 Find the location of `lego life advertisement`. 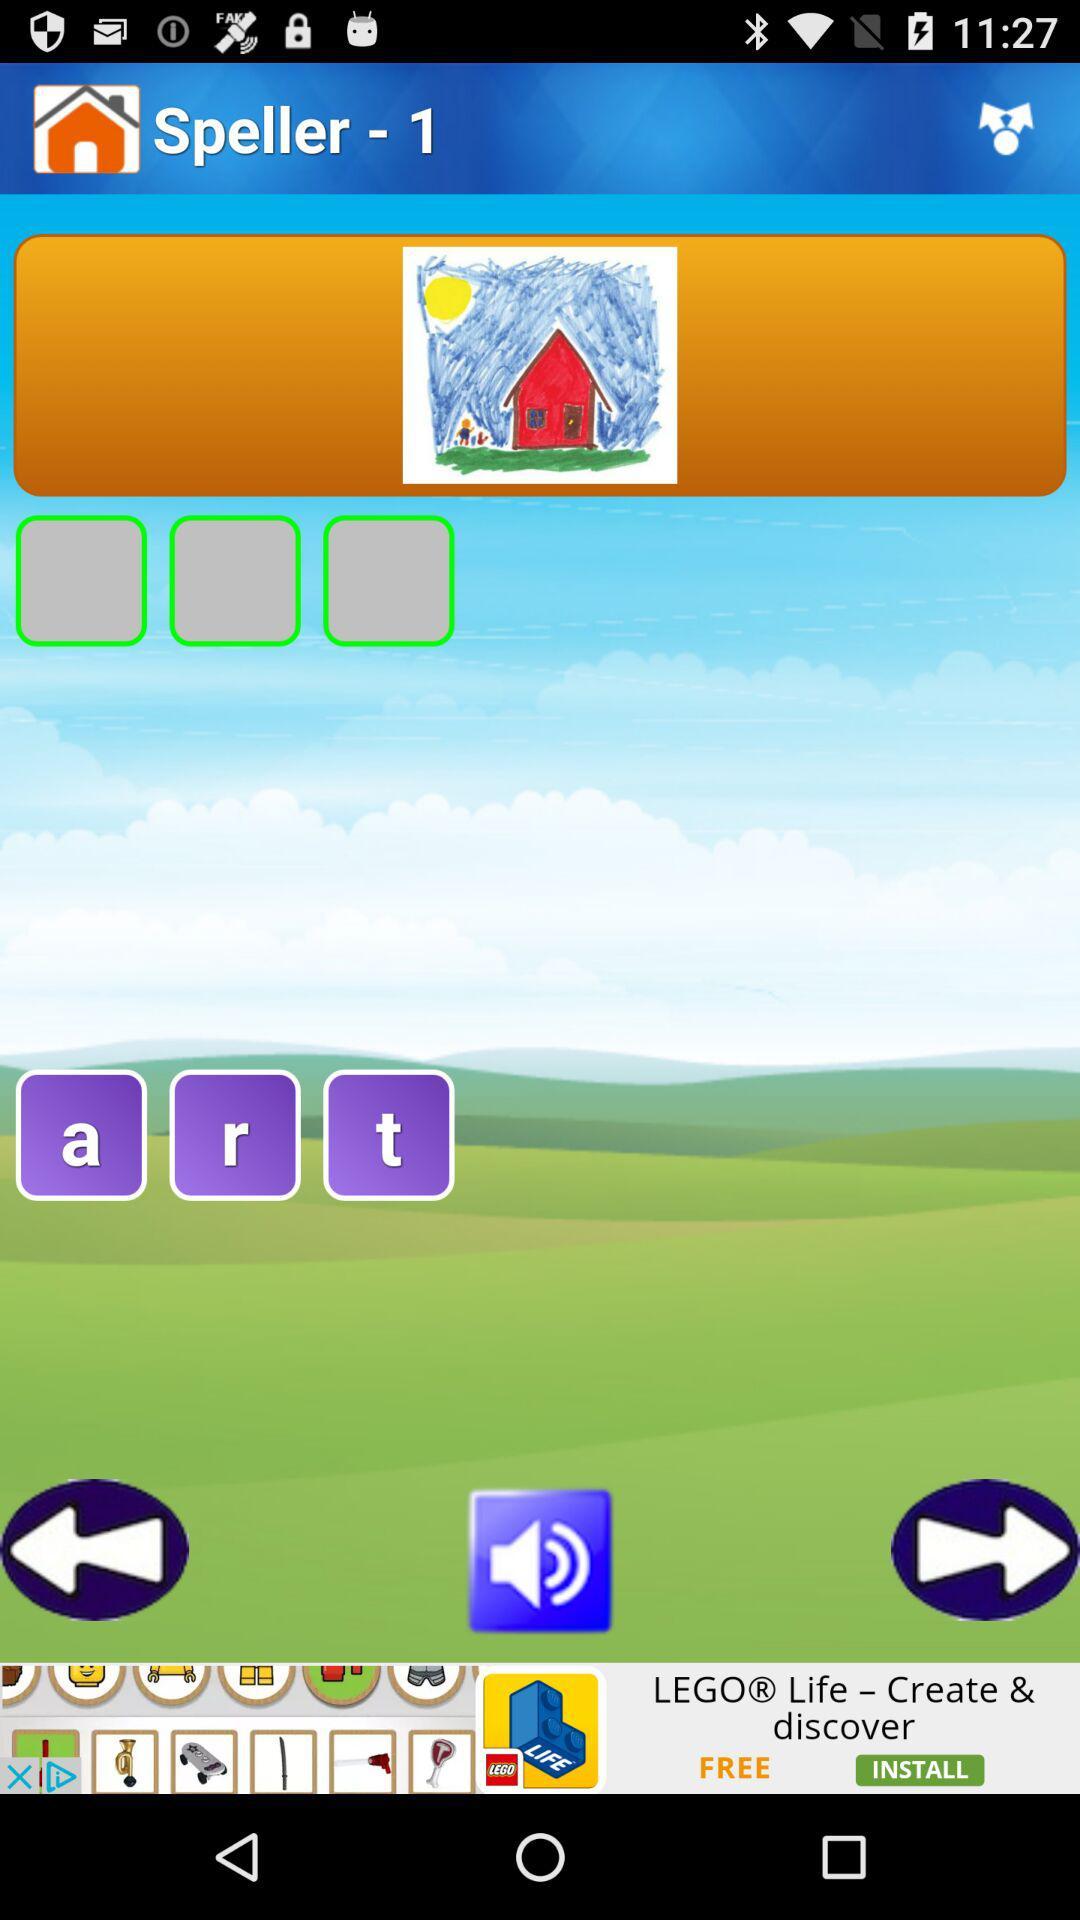

lego life advertisement is located at coordinates (540, 1727).